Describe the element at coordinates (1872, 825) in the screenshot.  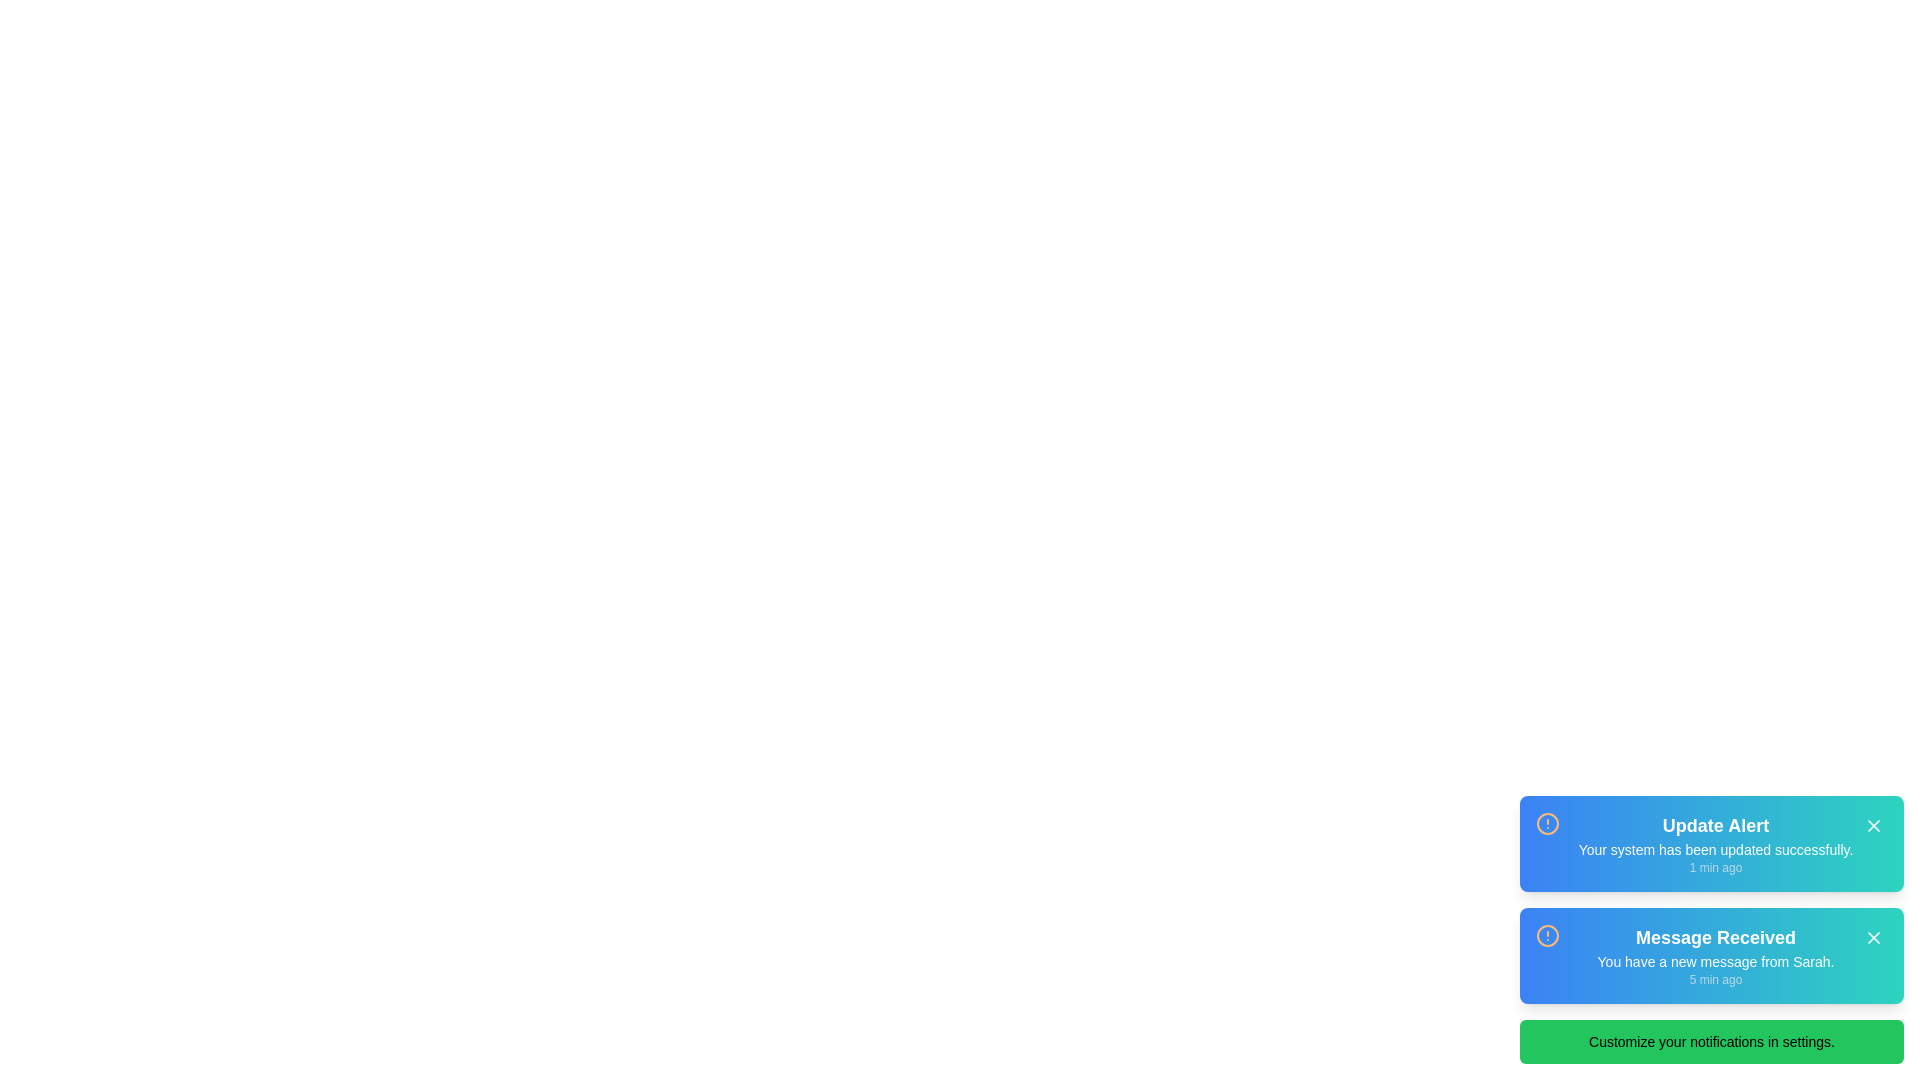
I see `the dismiss button of the first notification` at that location.